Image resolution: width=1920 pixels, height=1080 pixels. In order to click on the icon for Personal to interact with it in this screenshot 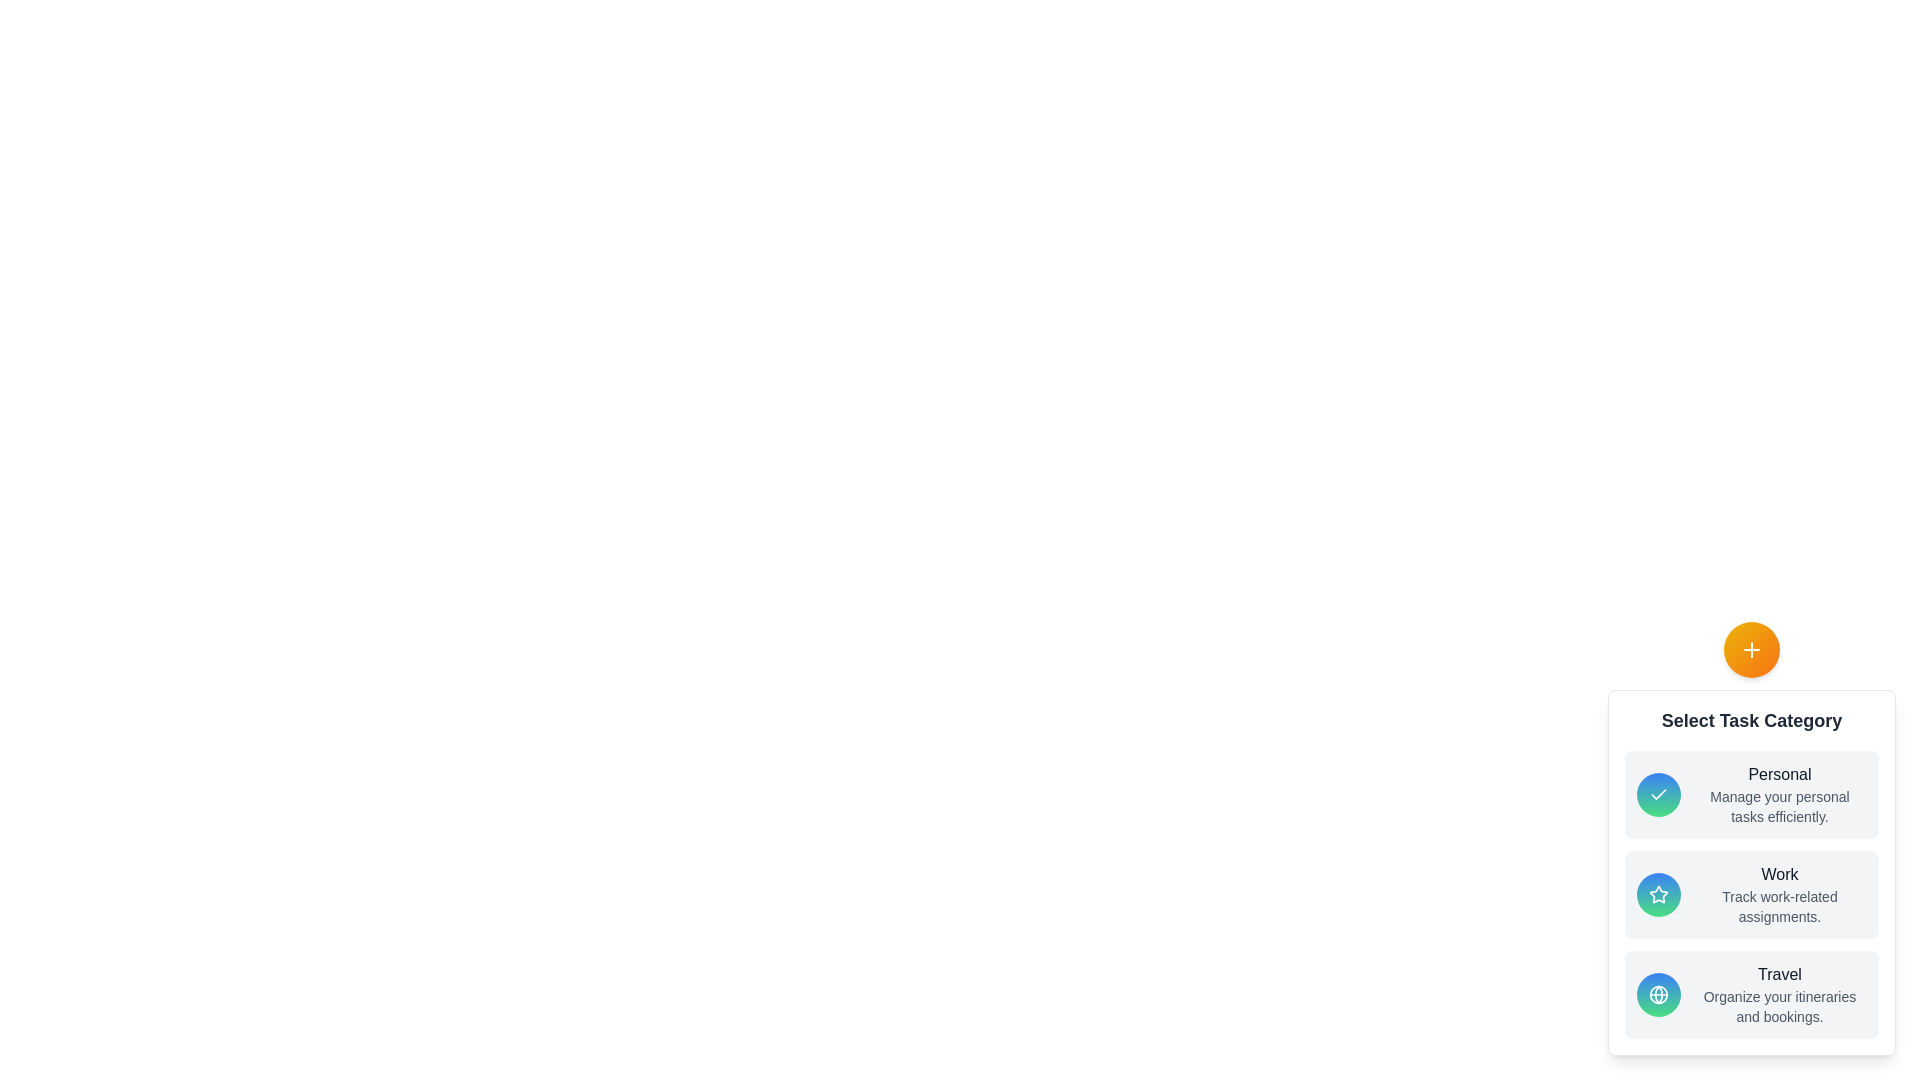, I will do `click(1659, 793)`.